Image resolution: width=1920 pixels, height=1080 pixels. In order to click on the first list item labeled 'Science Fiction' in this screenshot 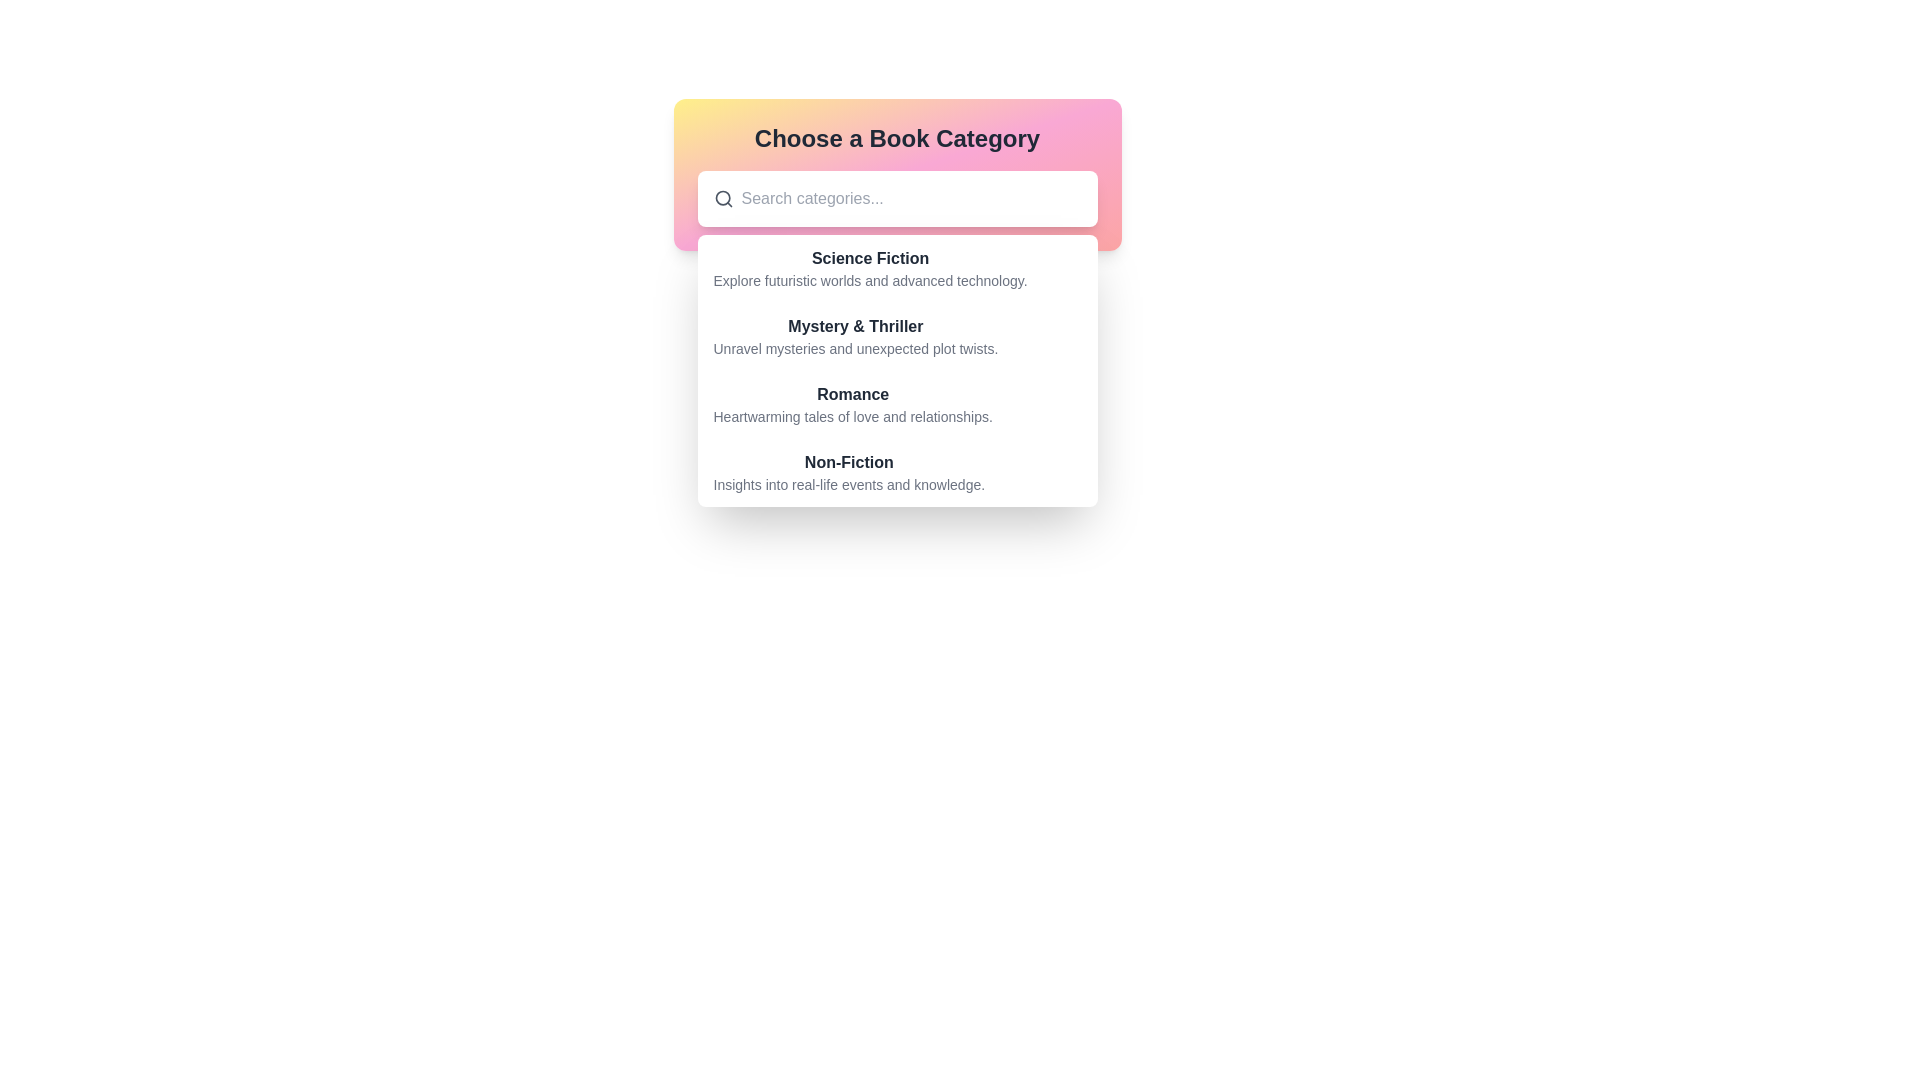, I will do `click(870, 268)`.